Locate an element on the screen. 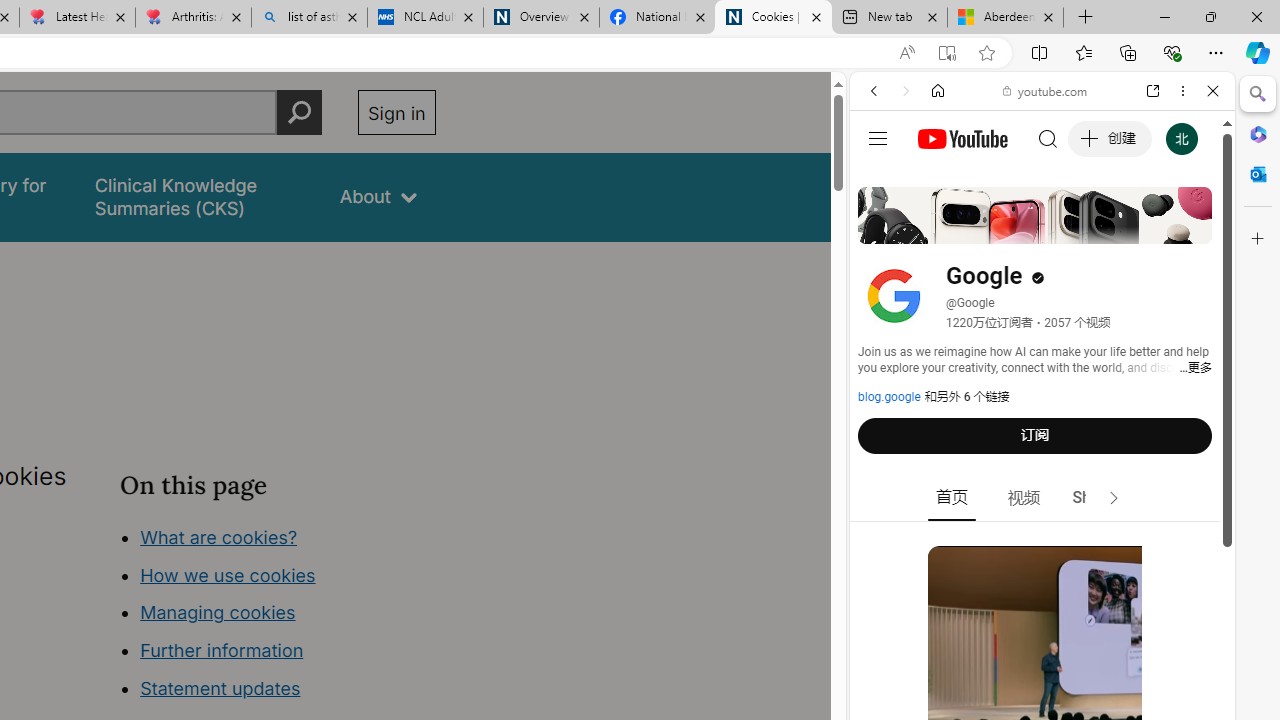 The height and width of the screenshot is (720, 1280). 'NCL Adult Asthma Inhaler Choice Guideline' is located at coordinates (423, 17).